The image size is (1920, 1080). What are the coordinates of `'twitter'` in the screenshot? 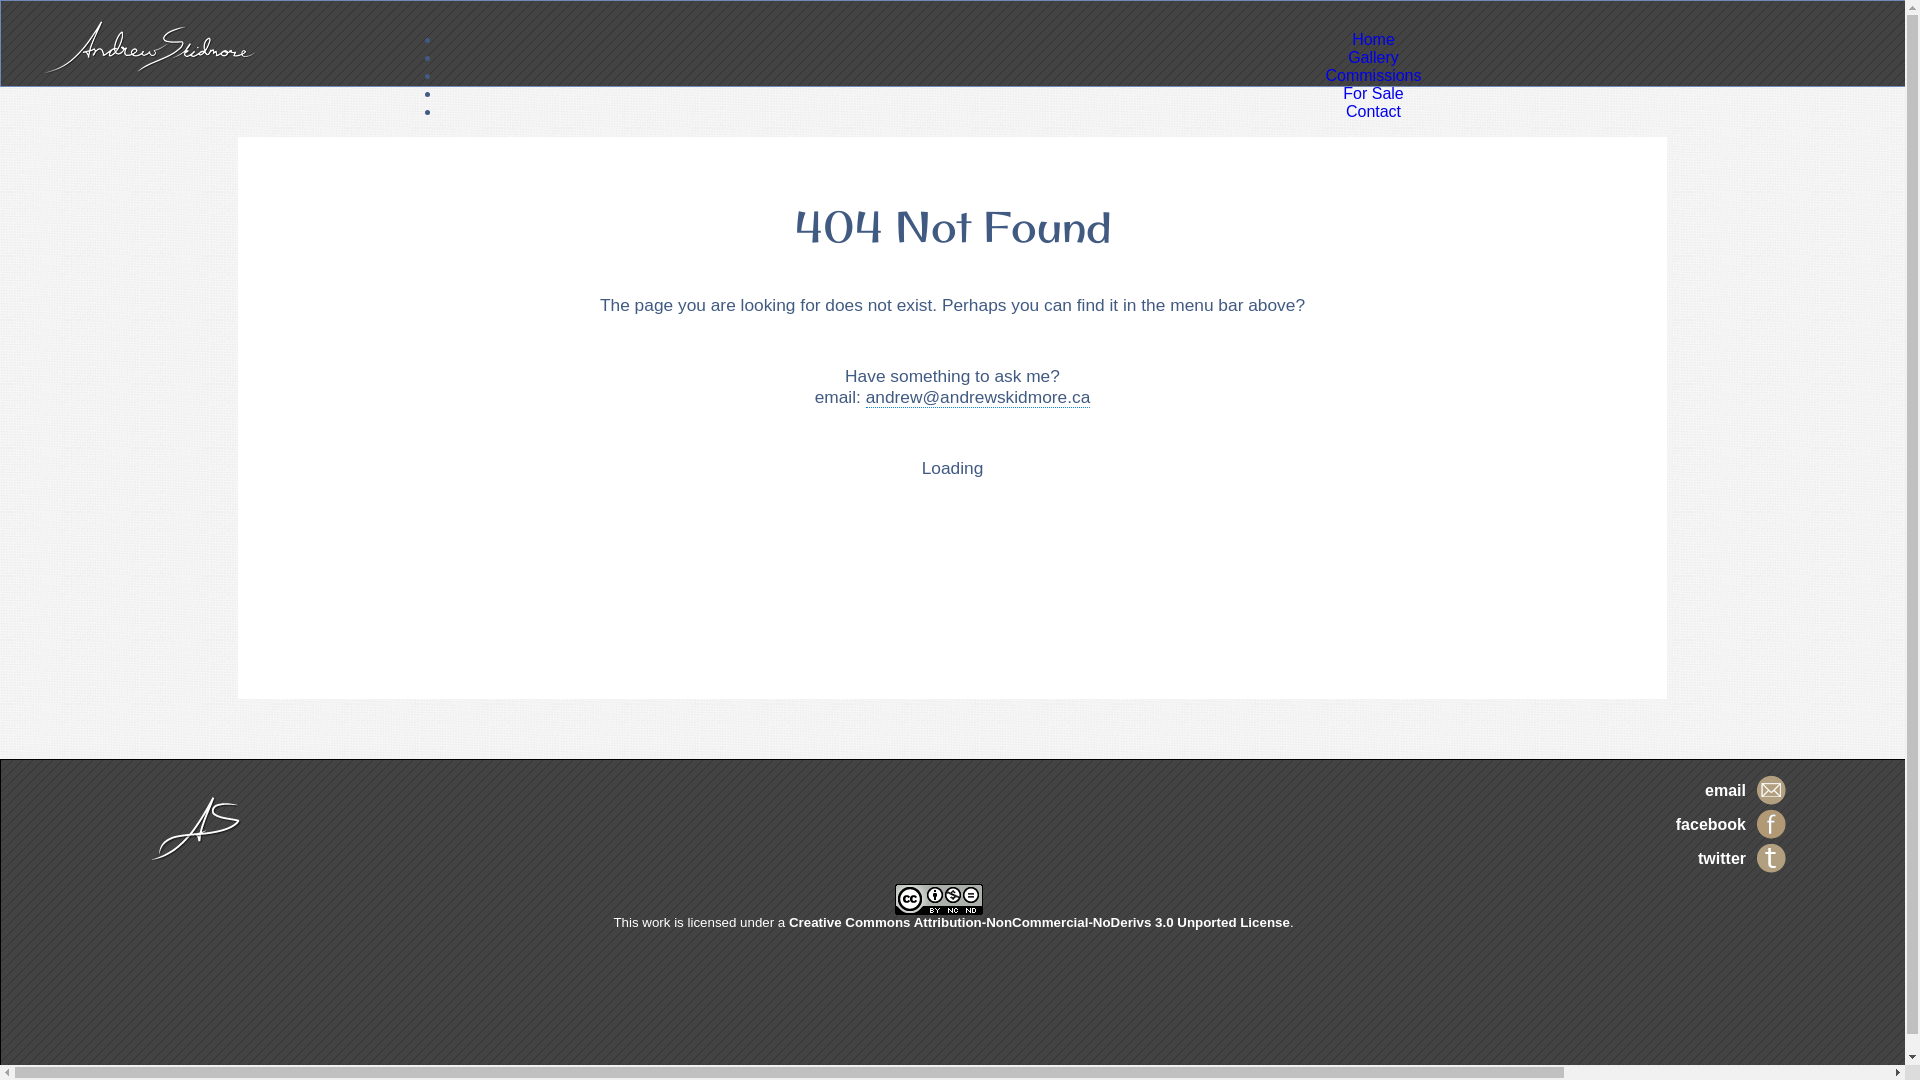 It's located at (1721, 857).